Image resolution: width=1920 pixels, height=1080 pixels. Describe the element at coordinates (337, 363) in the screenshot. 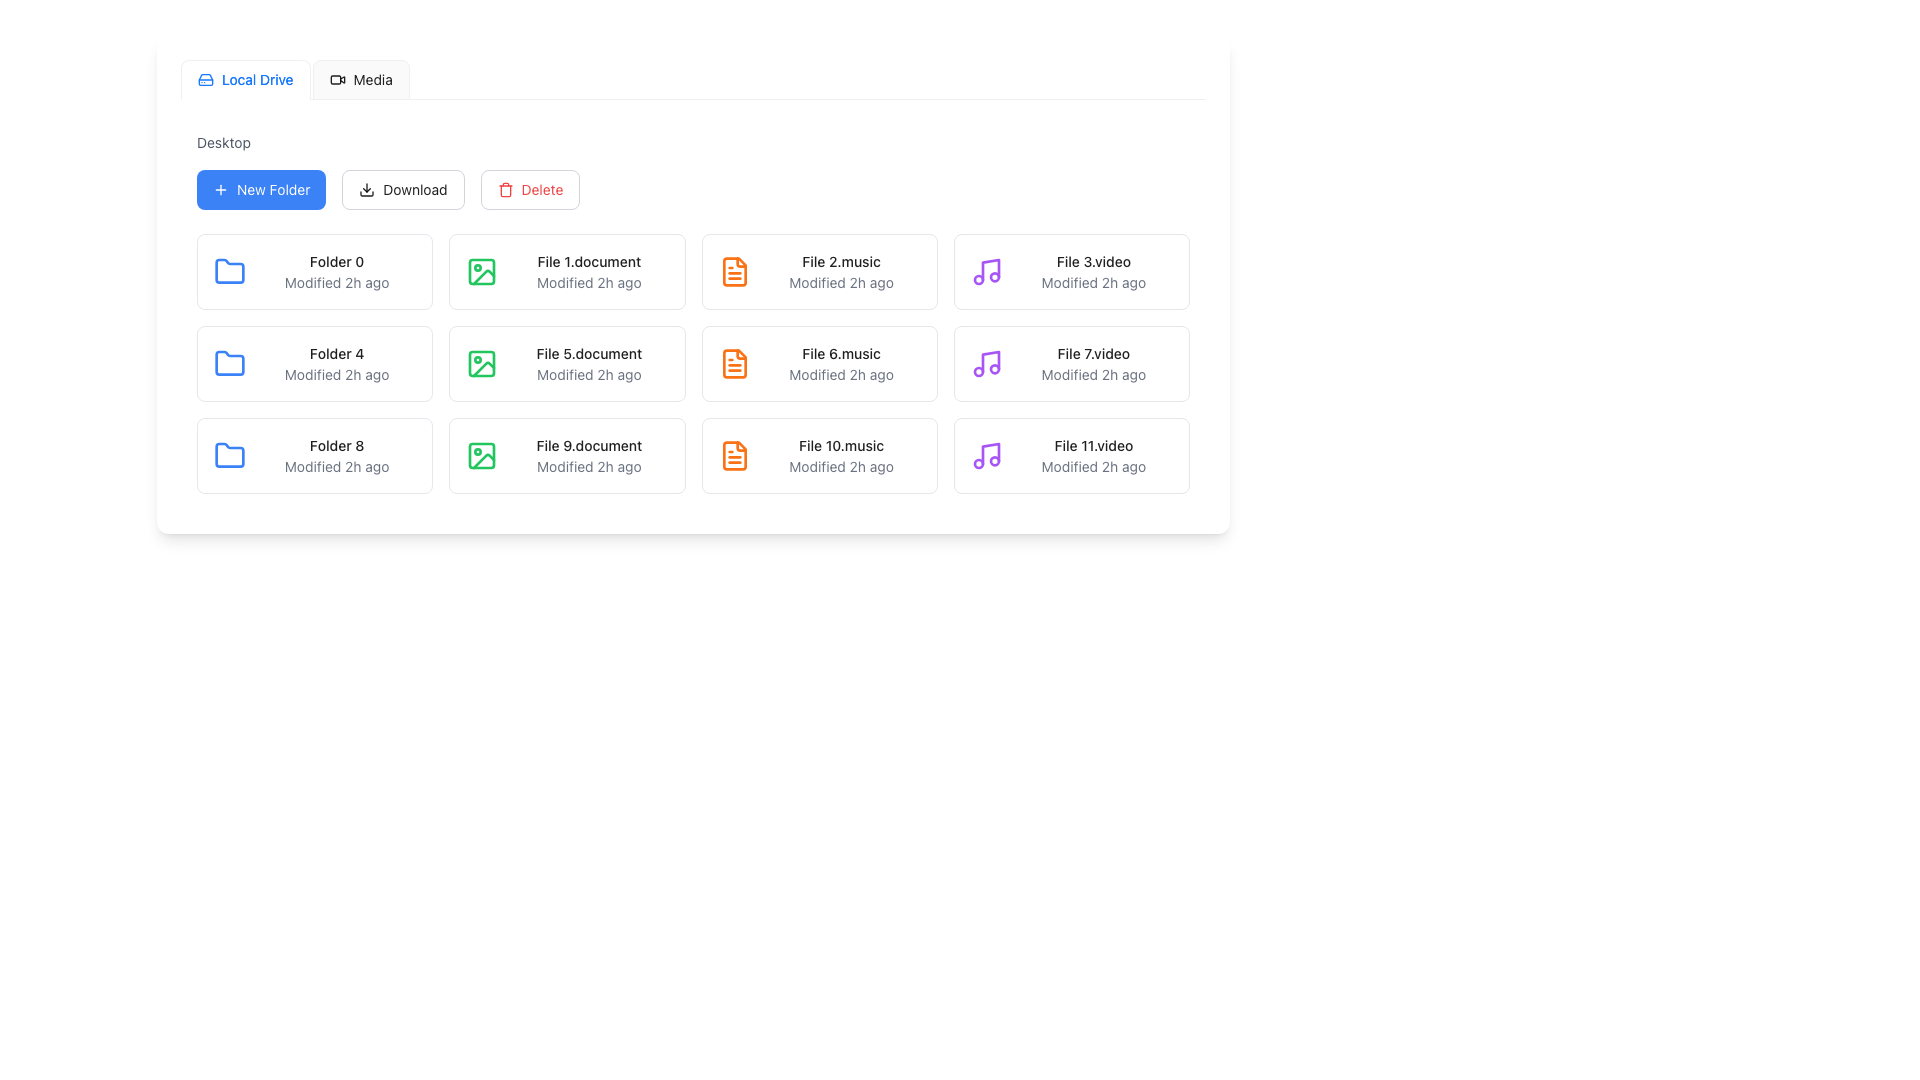

I see `the text block representing the folder named 'Folder 4', which displays the last modification time '2 hours ago'` at that location.